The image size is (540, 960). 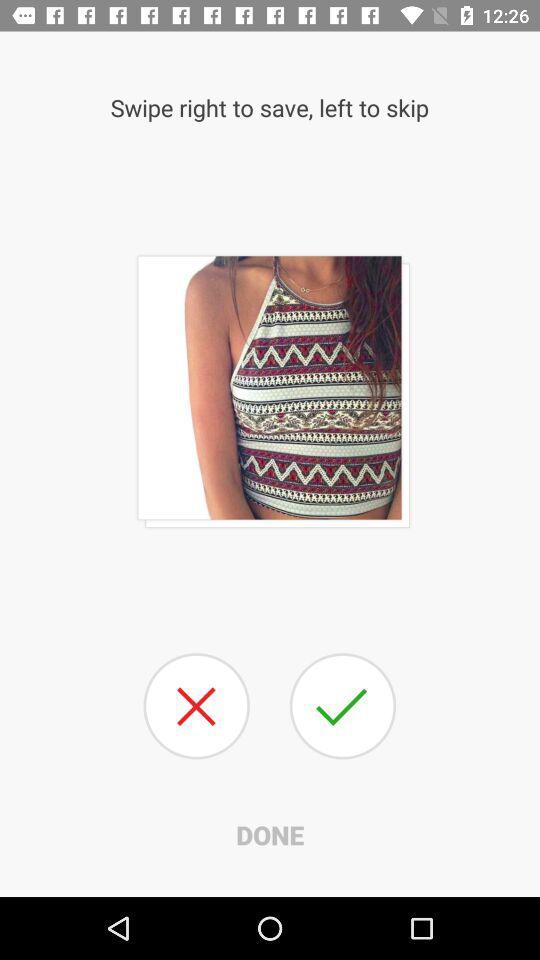 I want to click on skip the article, so click(x=196, y=706).